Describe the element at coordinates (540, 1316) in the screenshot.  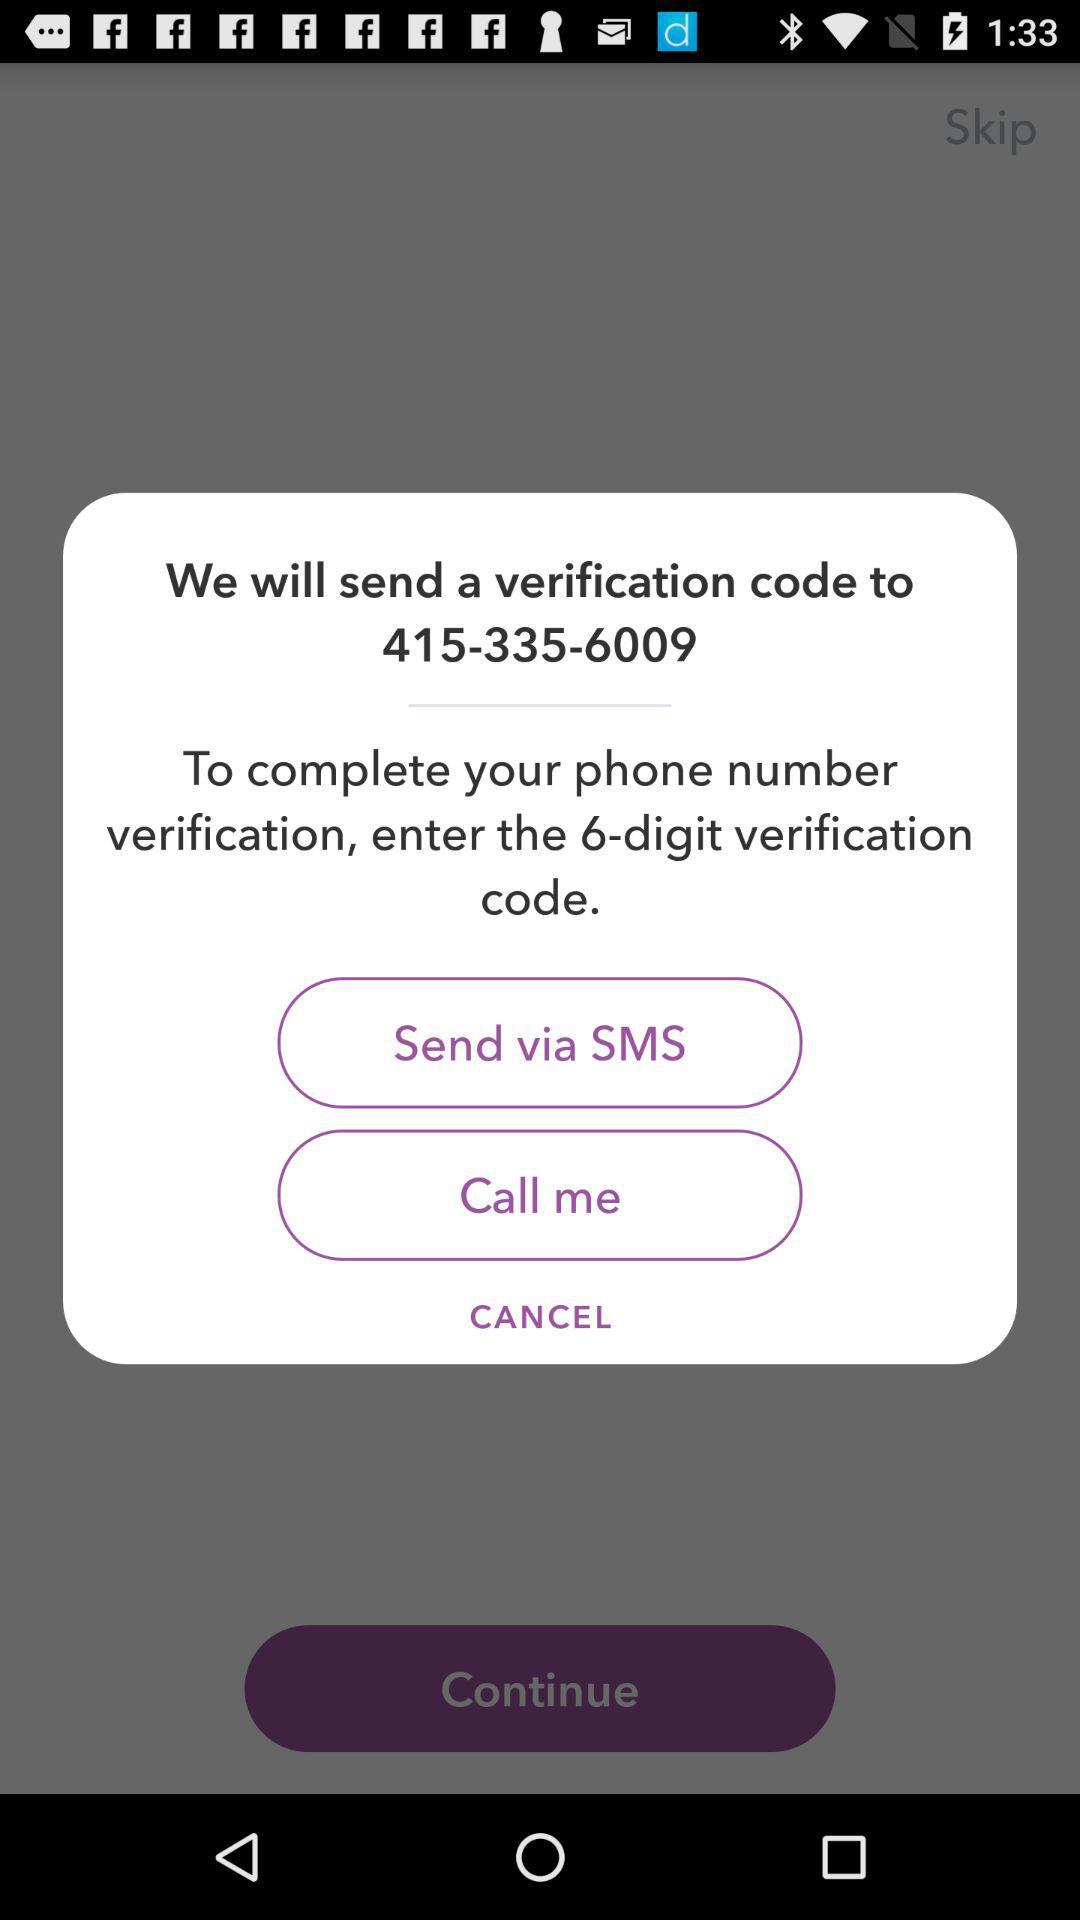
I see `item at the bottom` at that location.